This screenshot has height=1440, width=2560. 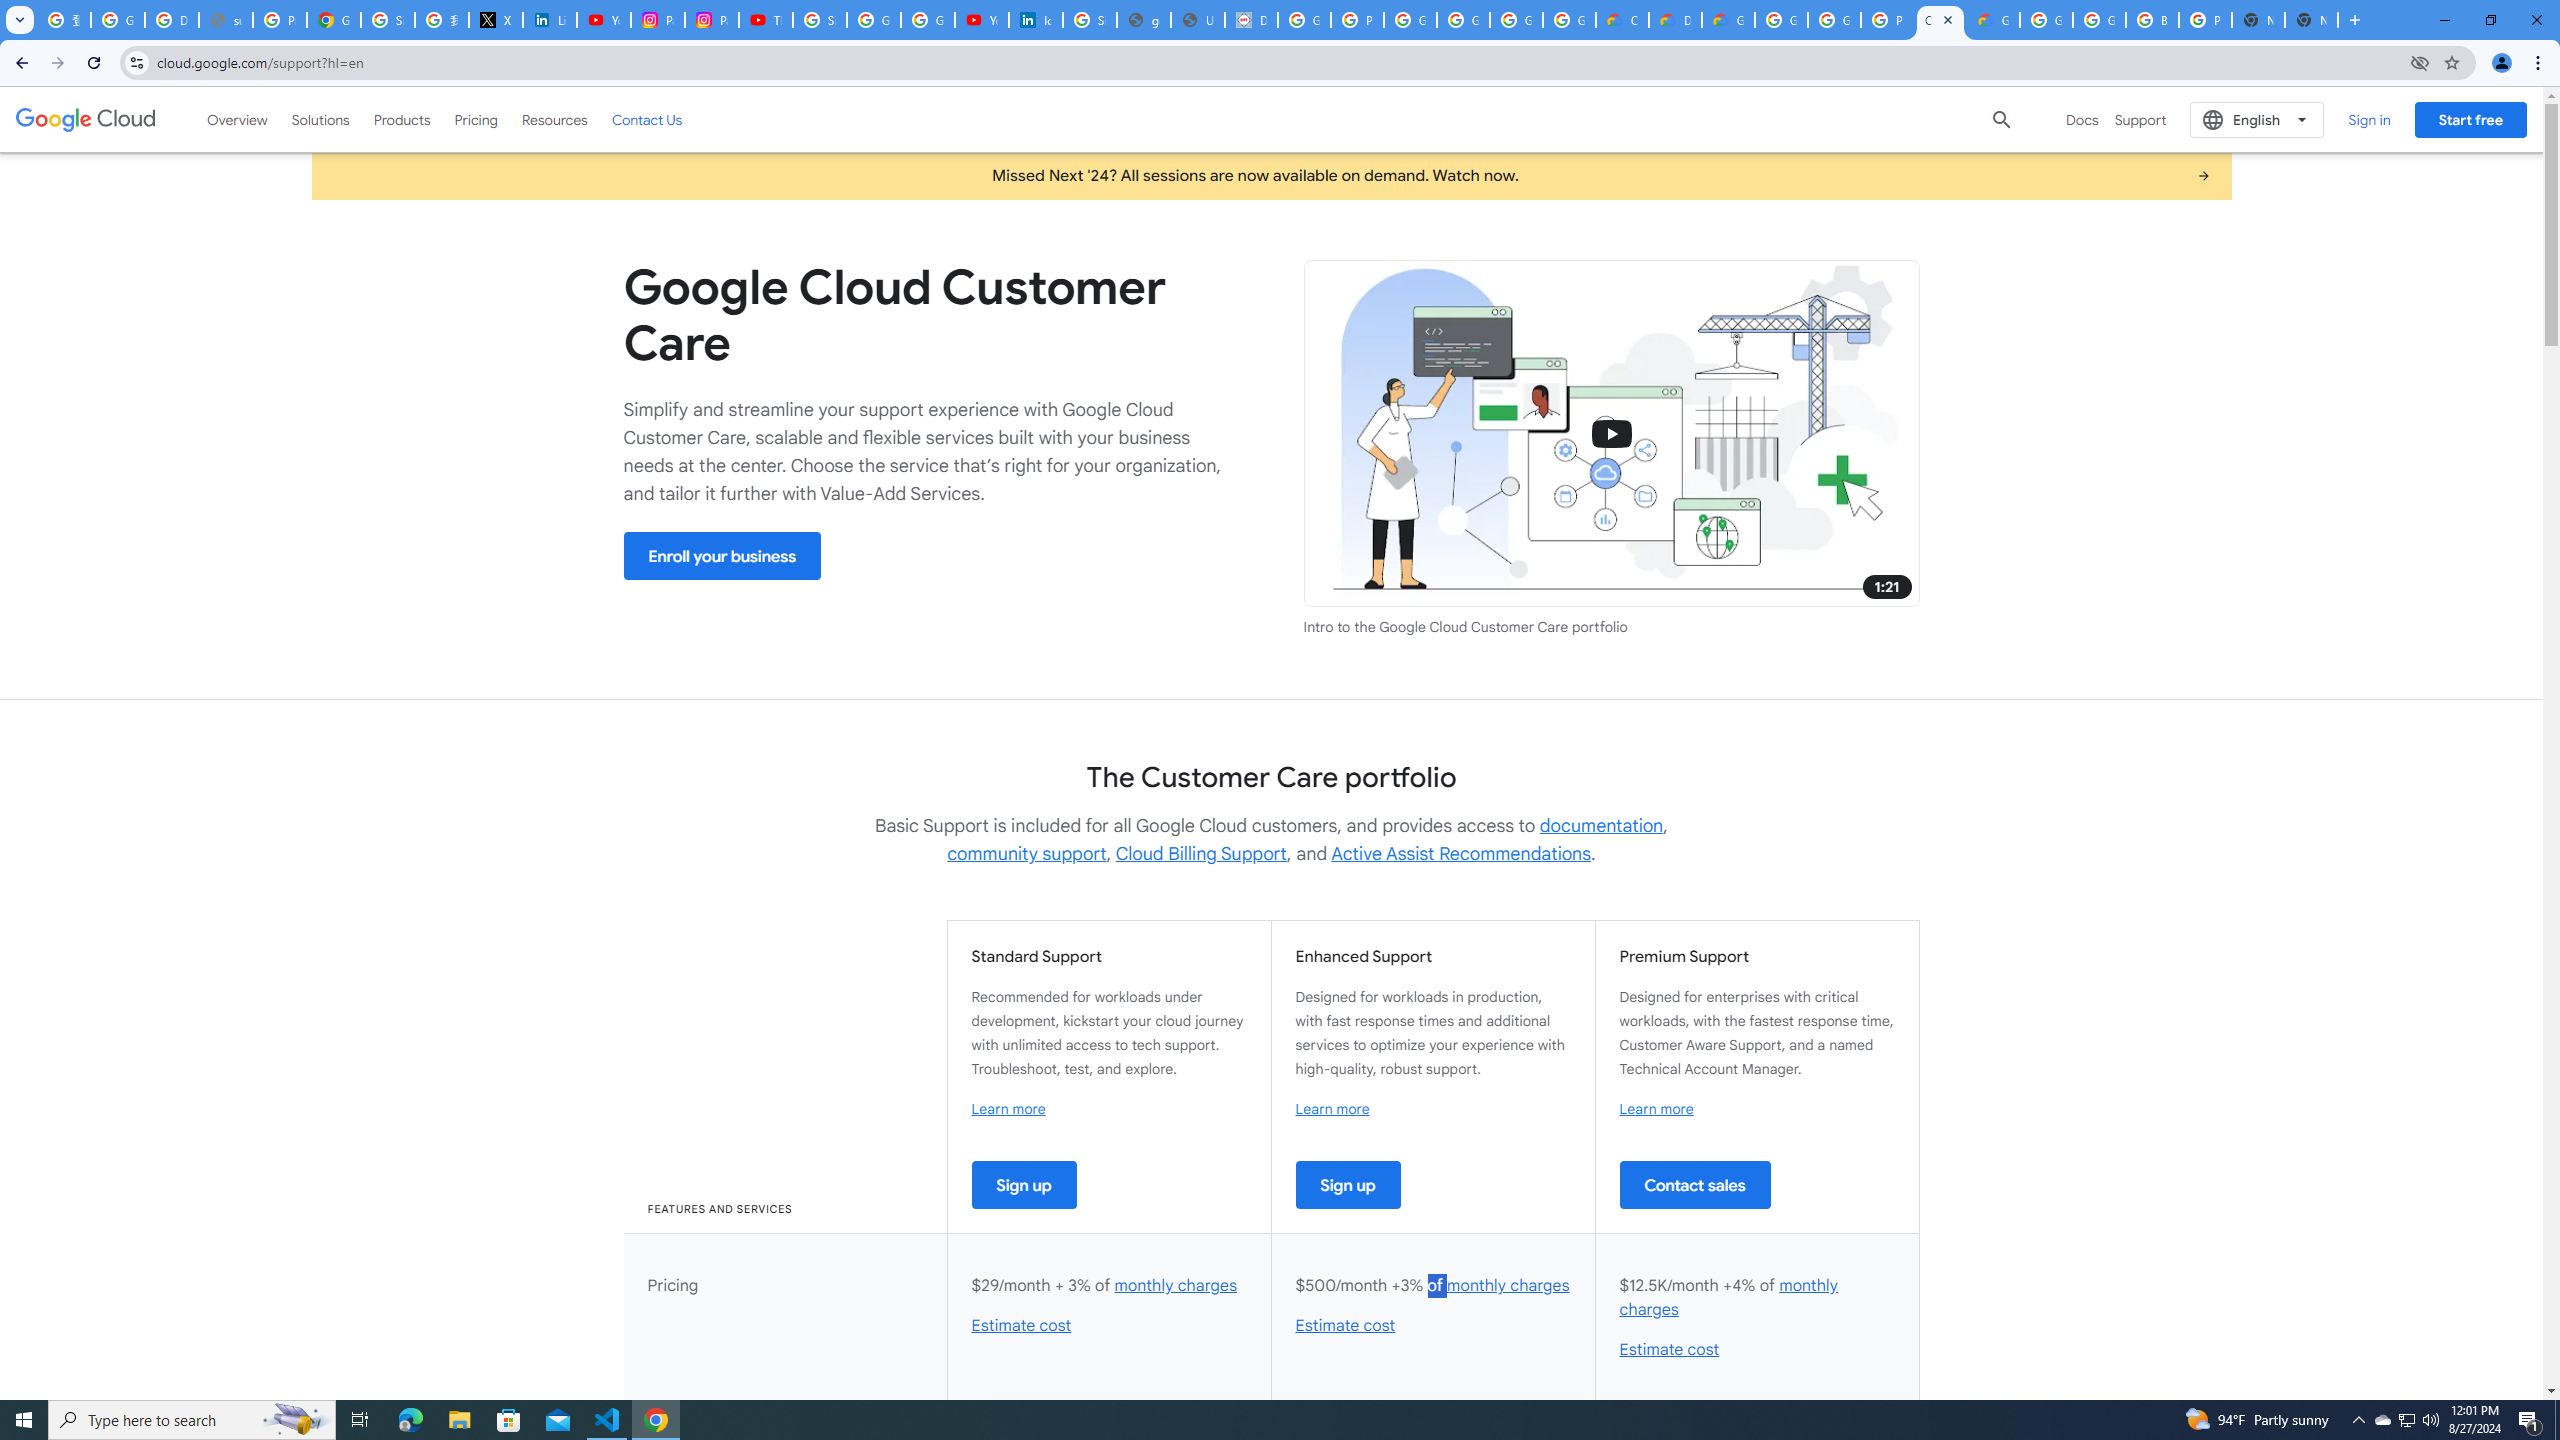 I want to click on 'Google Cloud Platform', so click(x=1834, y=19).